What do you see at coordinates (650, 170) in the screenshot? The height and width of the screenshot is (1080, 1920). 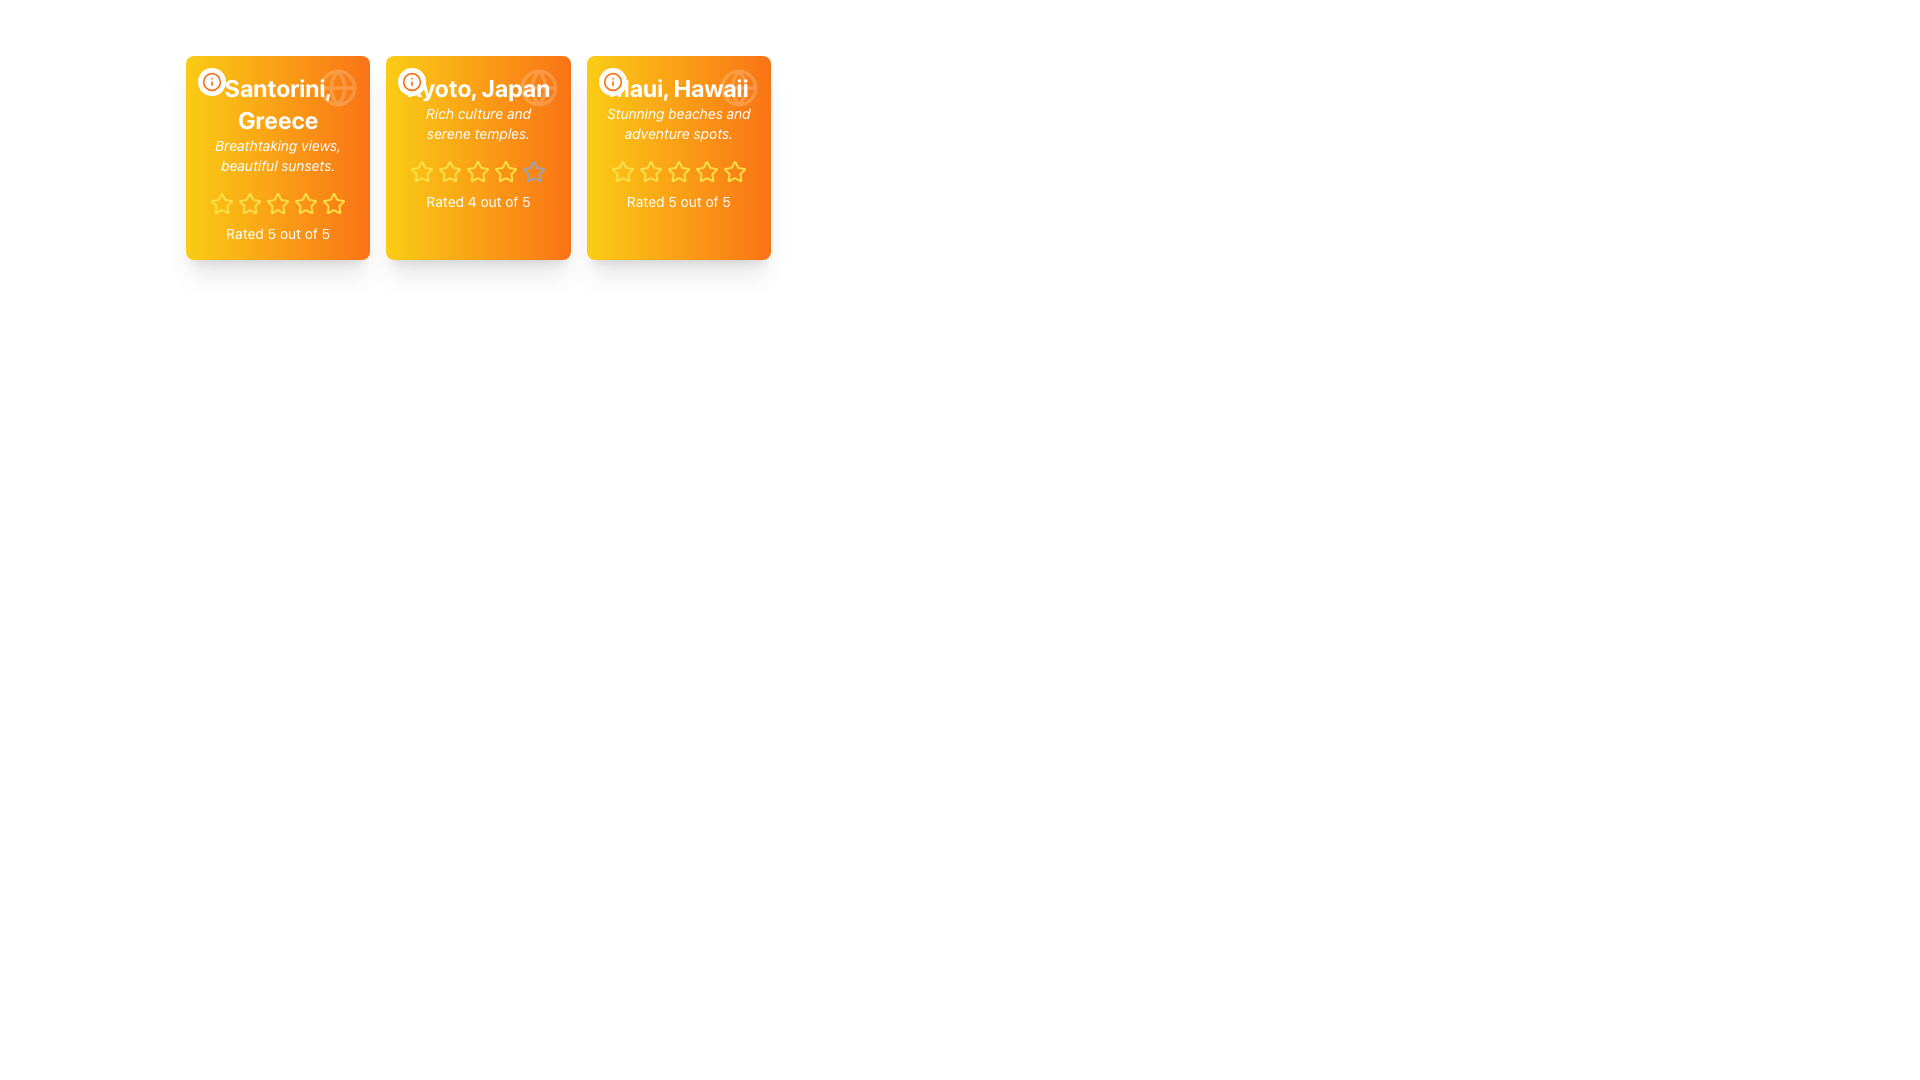 I see `the first star icon in the rating panel for 'Maui, Hawaii'` at bounding box center [650, 170].